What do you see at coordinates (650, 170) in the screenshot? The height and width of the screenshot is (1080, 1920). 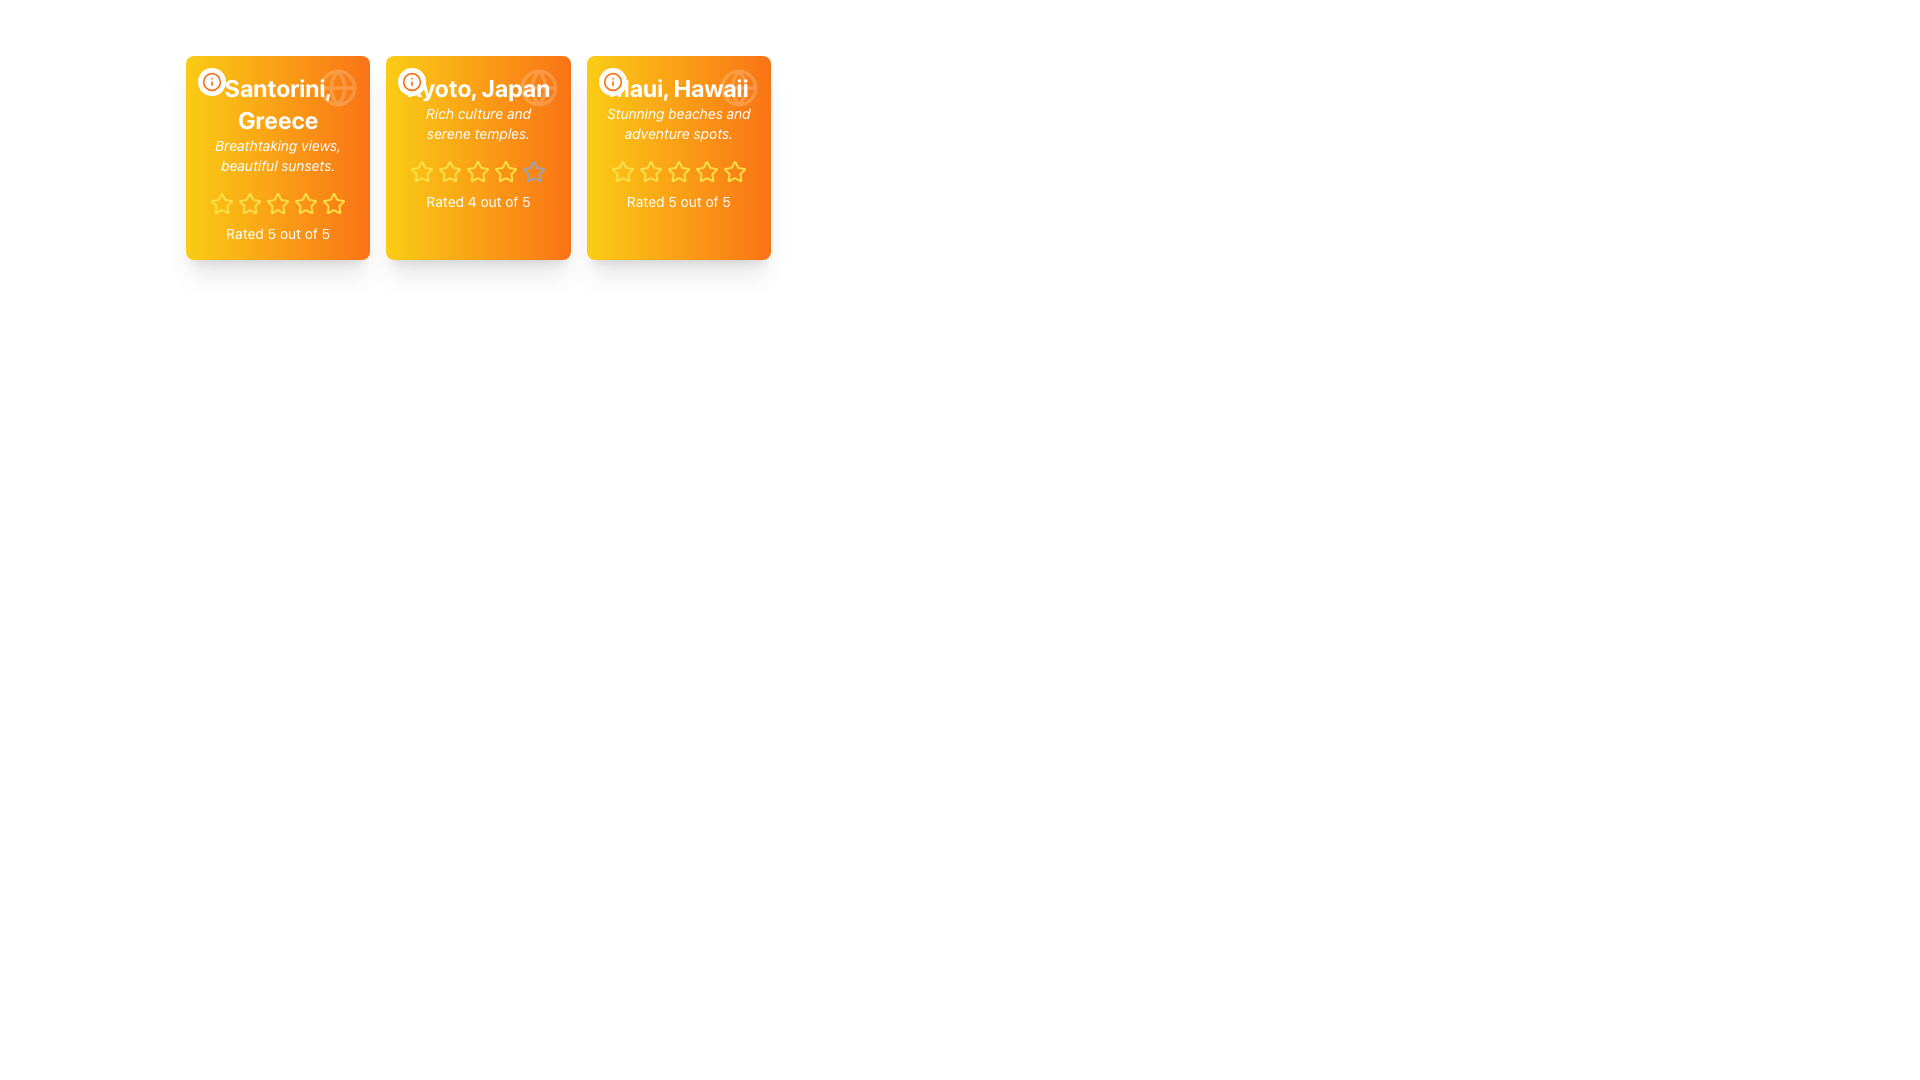 I see `the first star icon in the rating panel for 'Maui, Hawaii'` at bounding box center [650, 170].